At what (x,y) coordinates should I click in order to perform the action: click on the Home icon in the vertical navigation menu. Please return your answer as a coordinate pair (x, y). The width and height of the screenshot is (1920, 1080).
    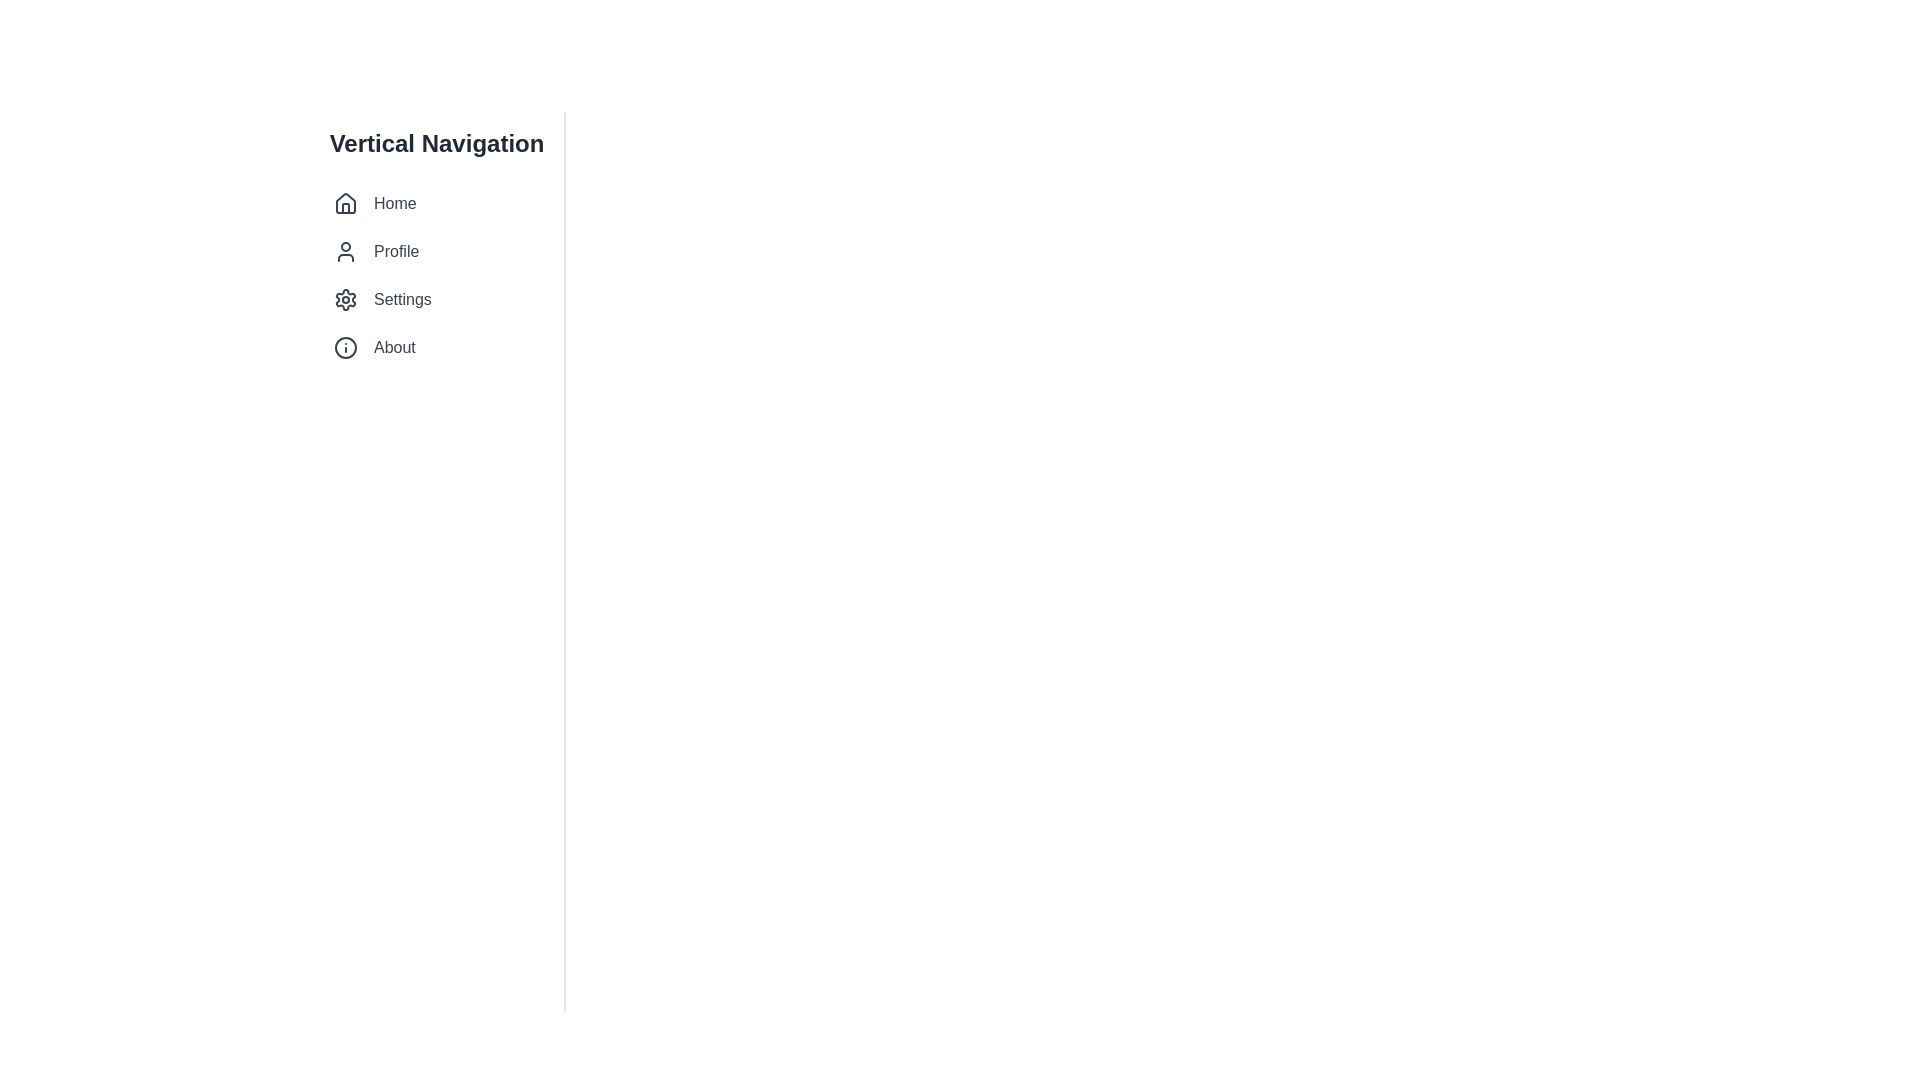
    Looking at the image, I should click on (345, 204).